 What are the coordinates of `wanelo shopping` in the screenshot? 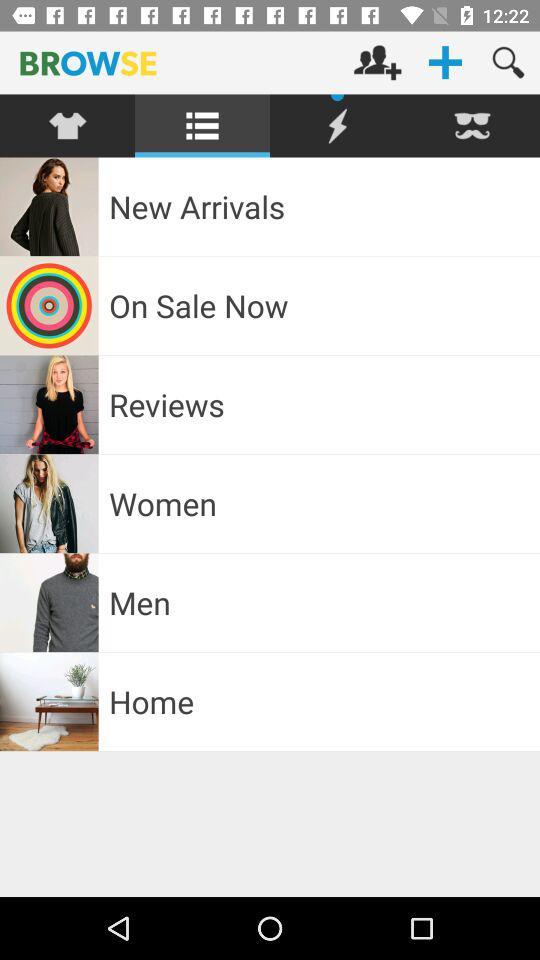 It's located at (337, 125).